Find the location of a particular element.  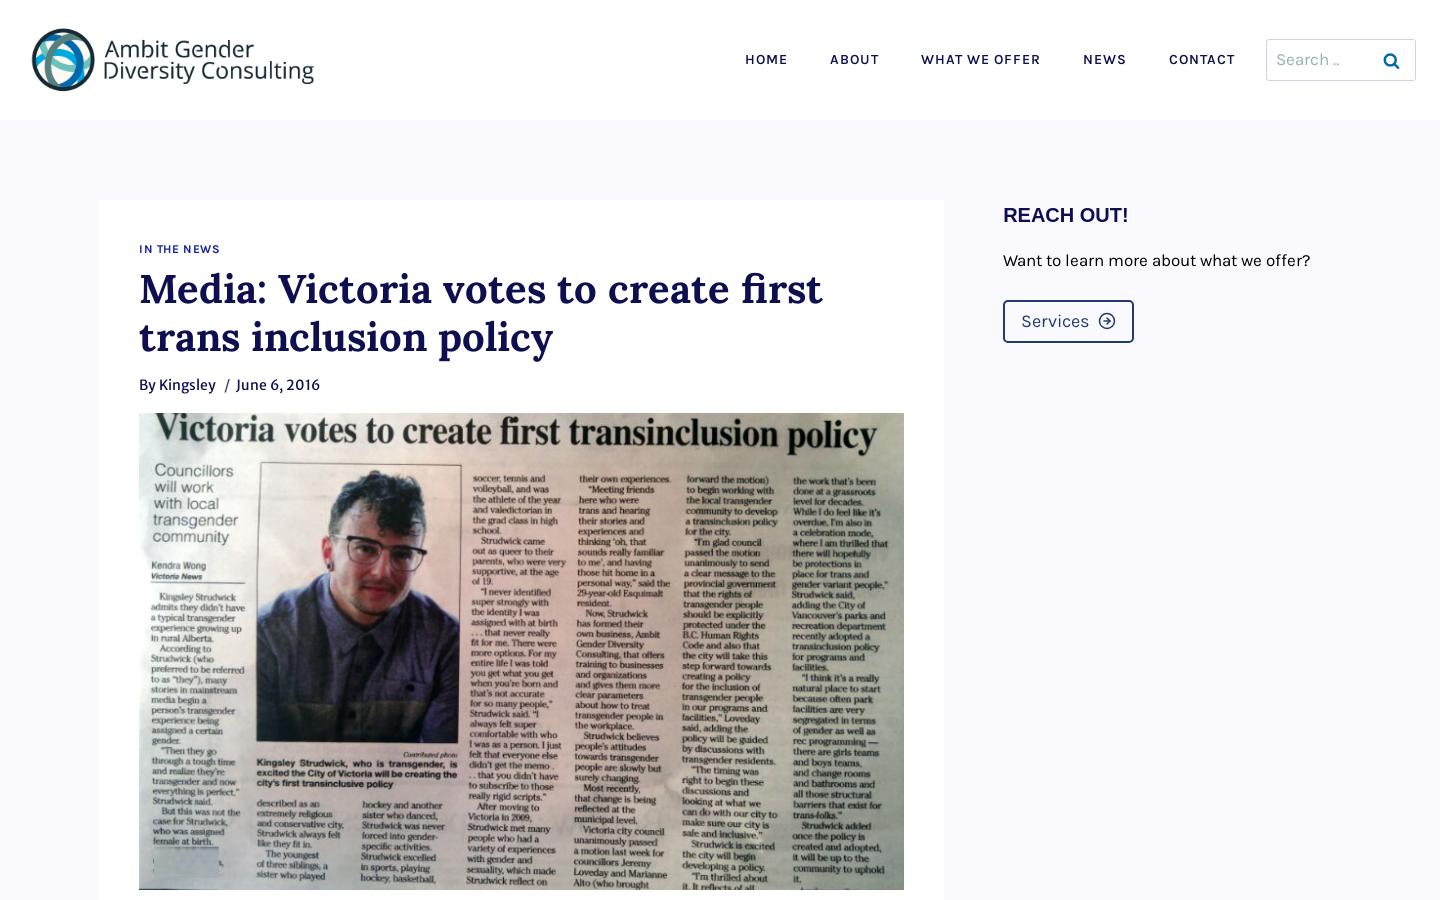

'Reach out!' is located at coordinates (1001, 215).